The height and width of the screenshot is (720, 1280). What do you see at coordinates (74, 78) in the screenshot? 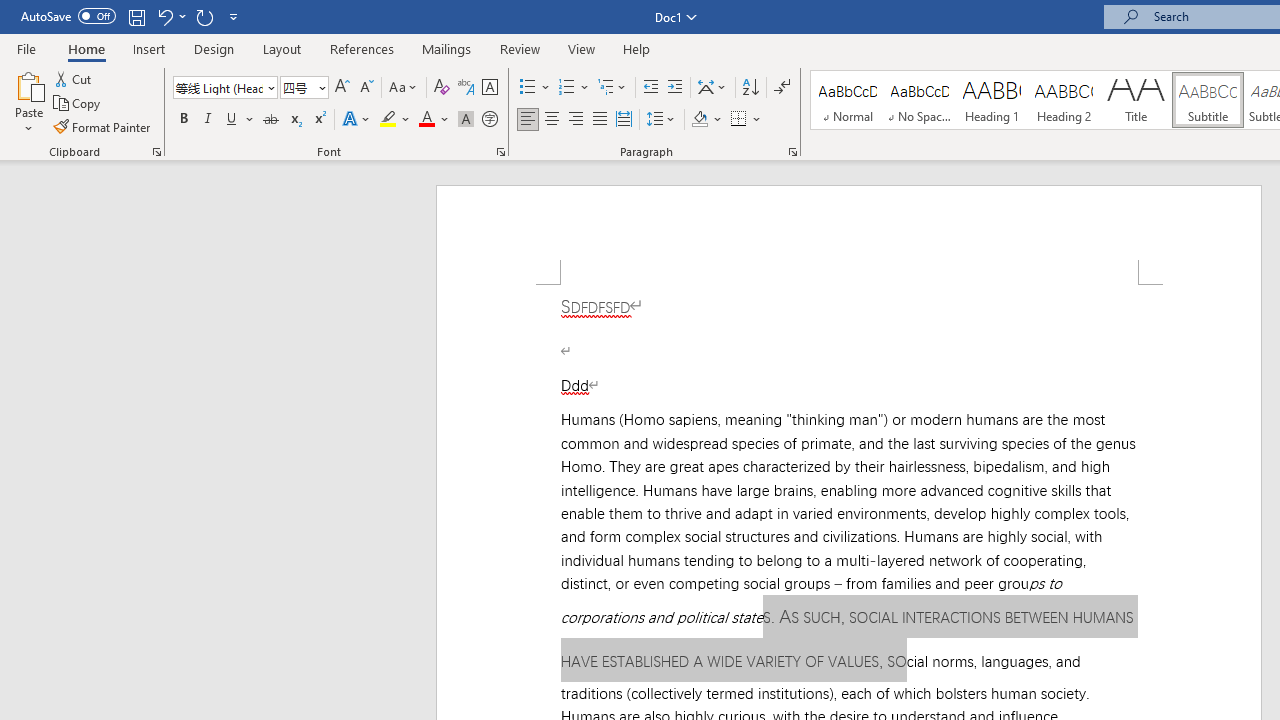
I see `'Cut'` at bounding box center [74, 78].